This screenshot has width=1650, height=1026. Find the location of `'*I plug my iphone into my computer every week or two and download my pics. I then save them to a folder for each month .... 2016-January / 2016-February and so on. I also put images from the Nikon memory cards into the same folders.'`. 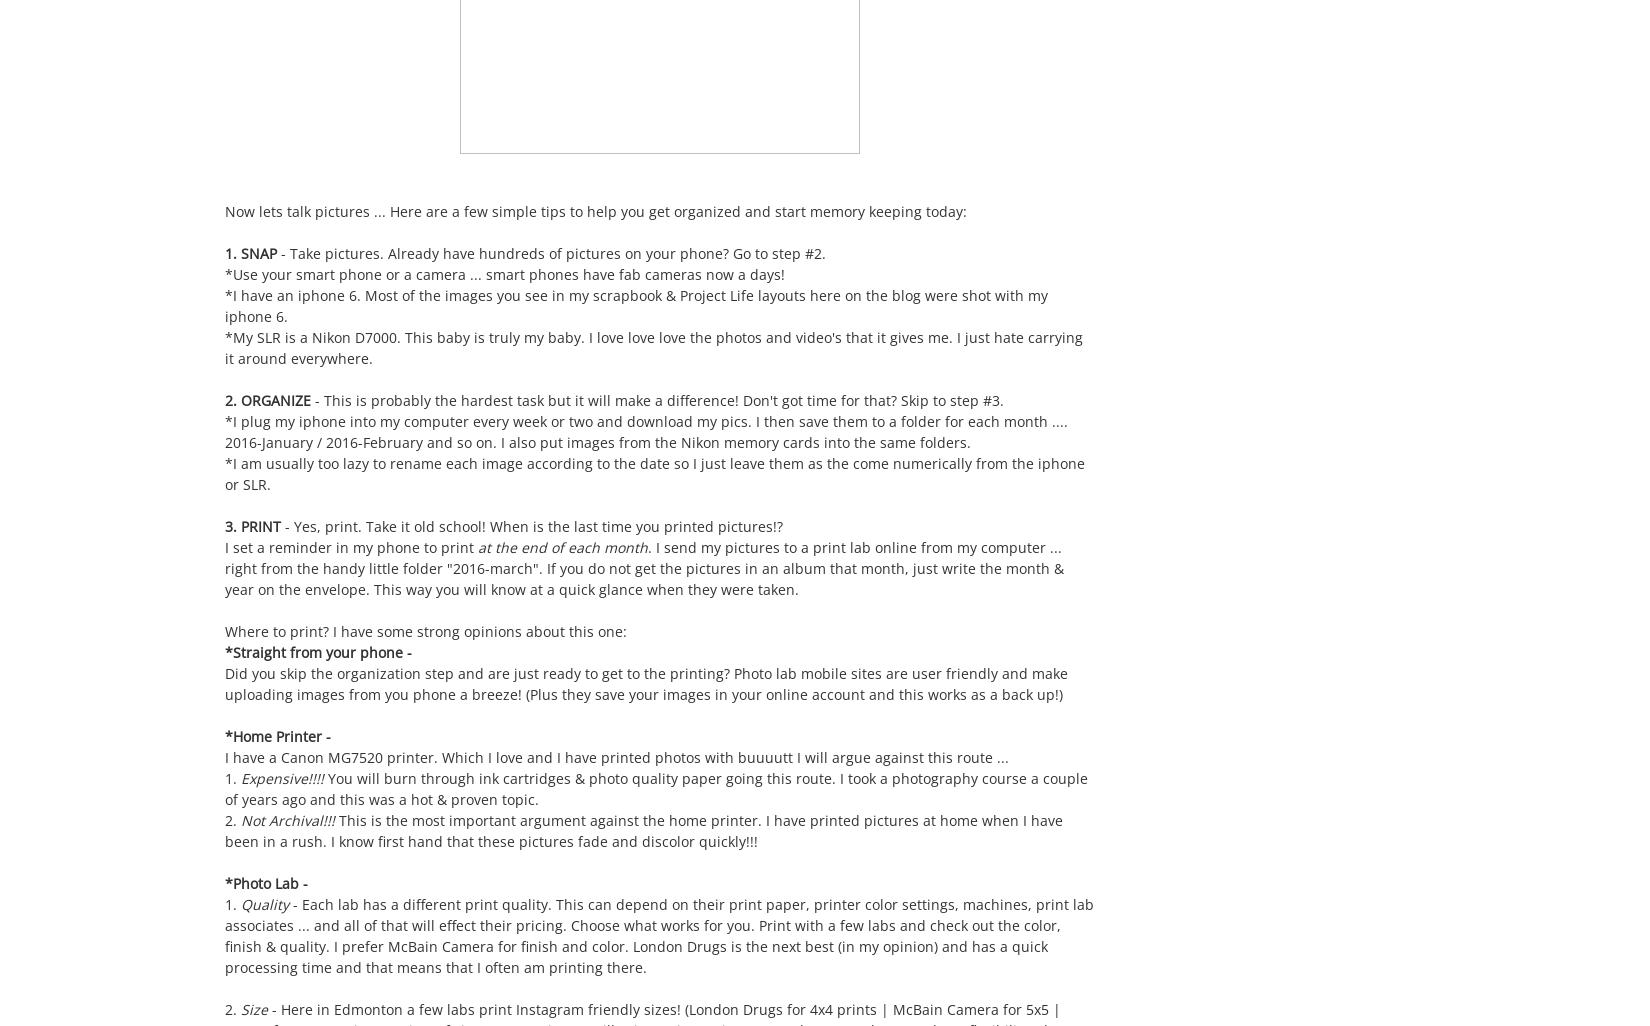

'*I plug my iphone into my computer every week or two and download my pics. I then save them to a folder for each month .... 2016-January / 2016-February and so on. I also put images from the Nikon memory cards into the same folders.' is located at coordinates (645, 432).